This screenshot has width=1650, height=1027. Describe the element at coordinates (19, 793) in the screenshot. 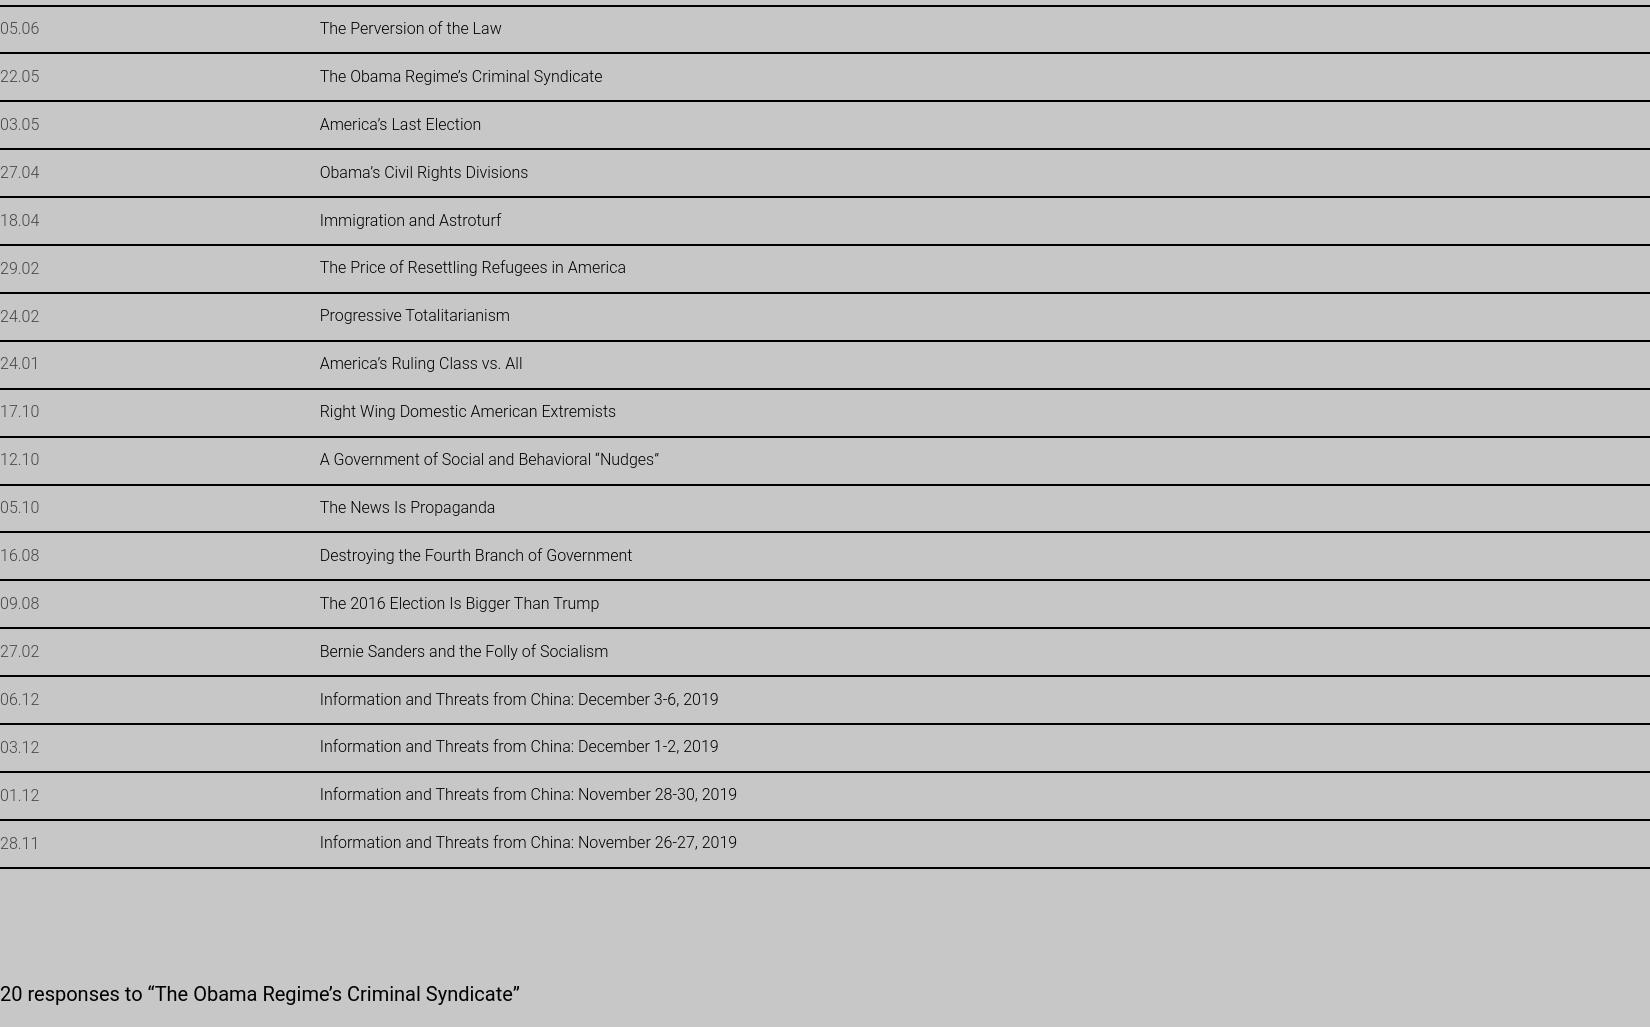

I see `'01.12'` at that location.